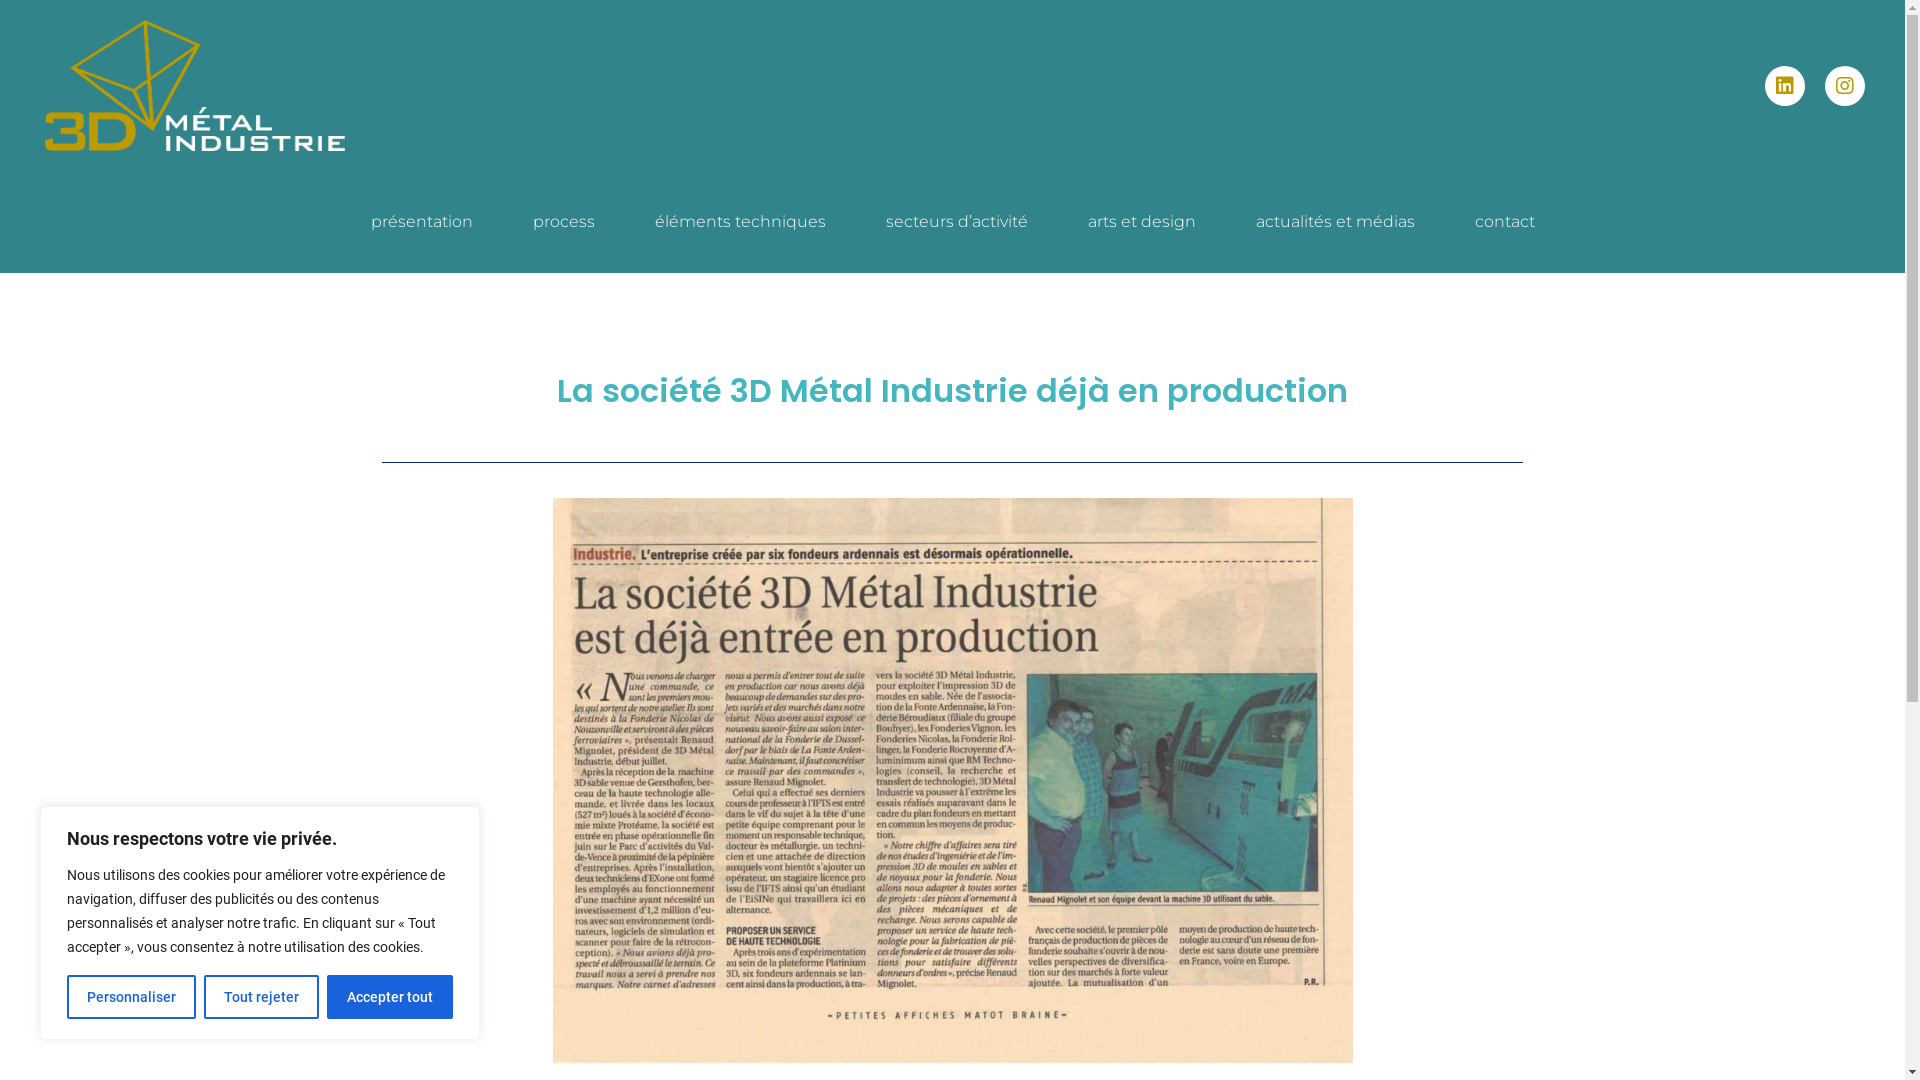 This screenshot has height=1080, width=1920. What do you see at coordinates (502, 222) in the screenshot?
I see `'process'` at bounding box center [502, 222].